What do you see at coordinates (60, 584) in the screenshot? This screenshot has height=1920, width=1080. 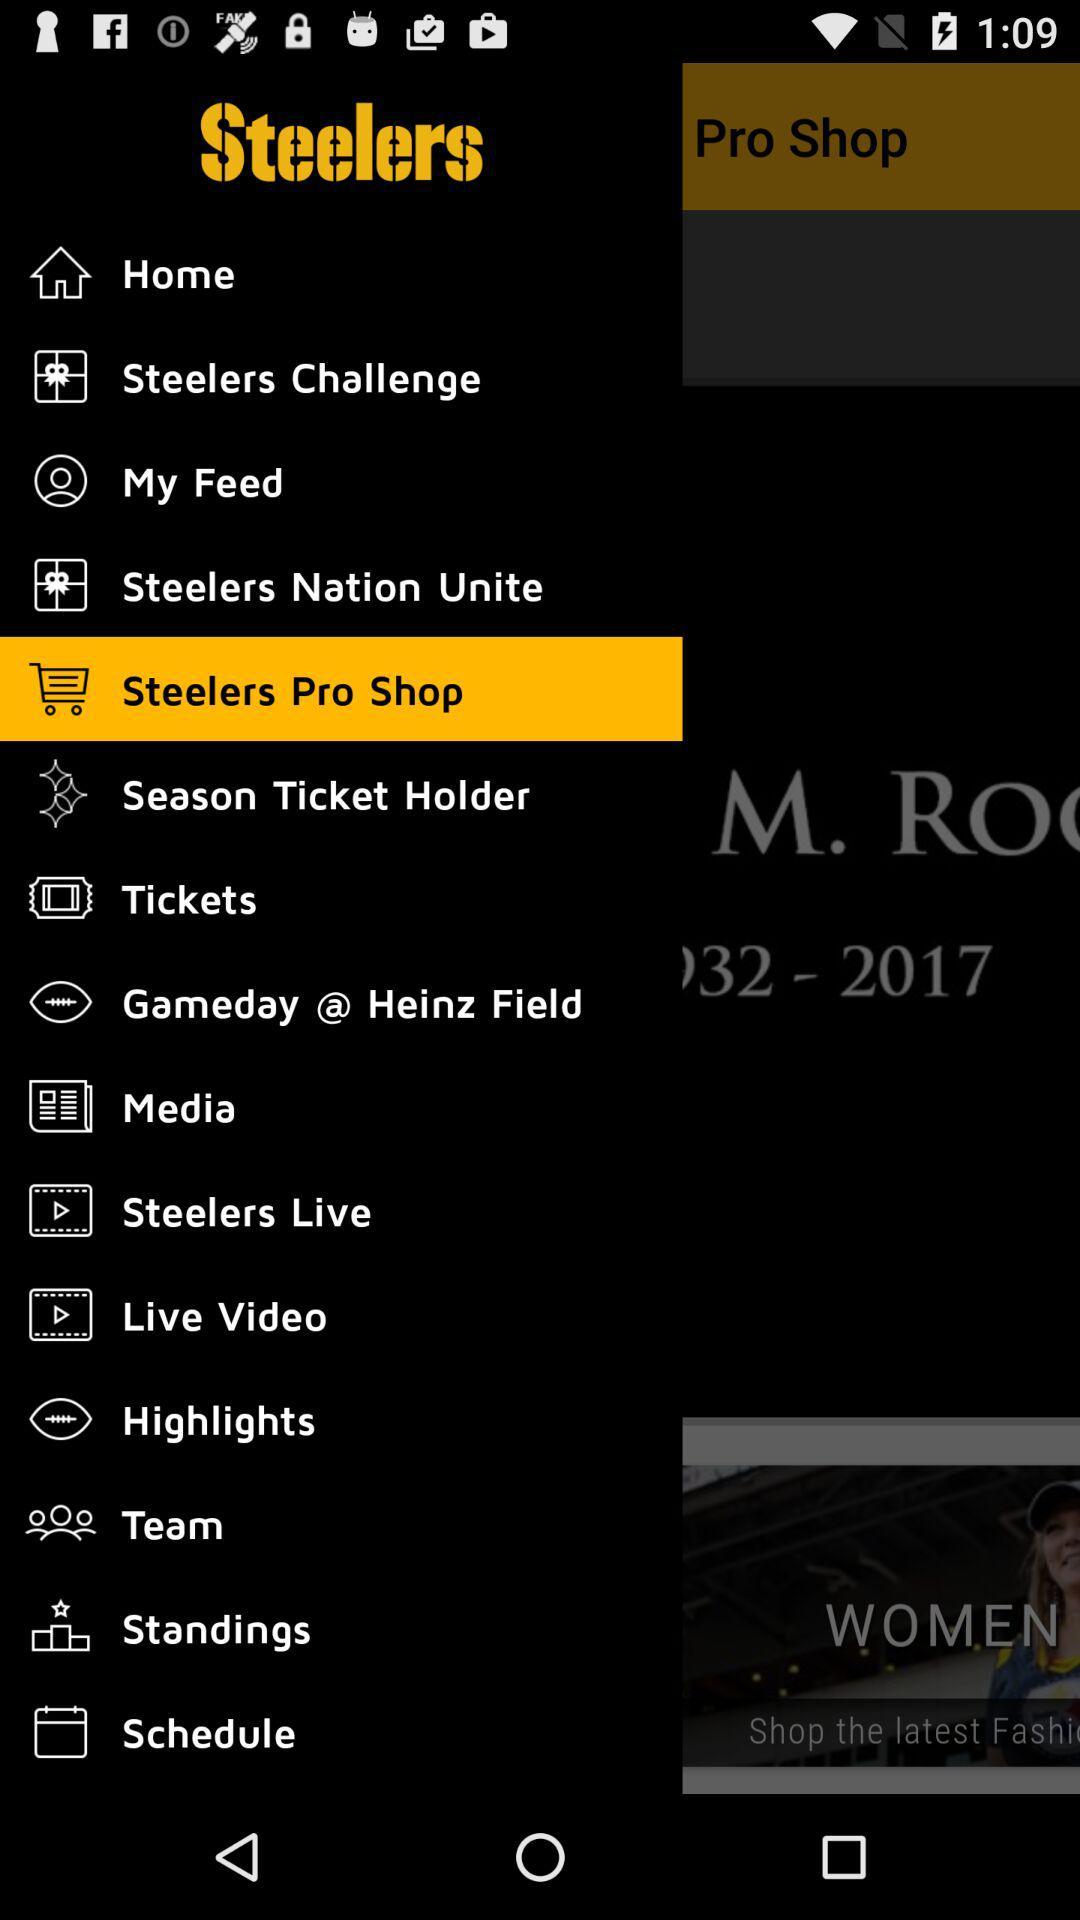 I see `the steelers nation unite icon` at bounding box center [60, 584].